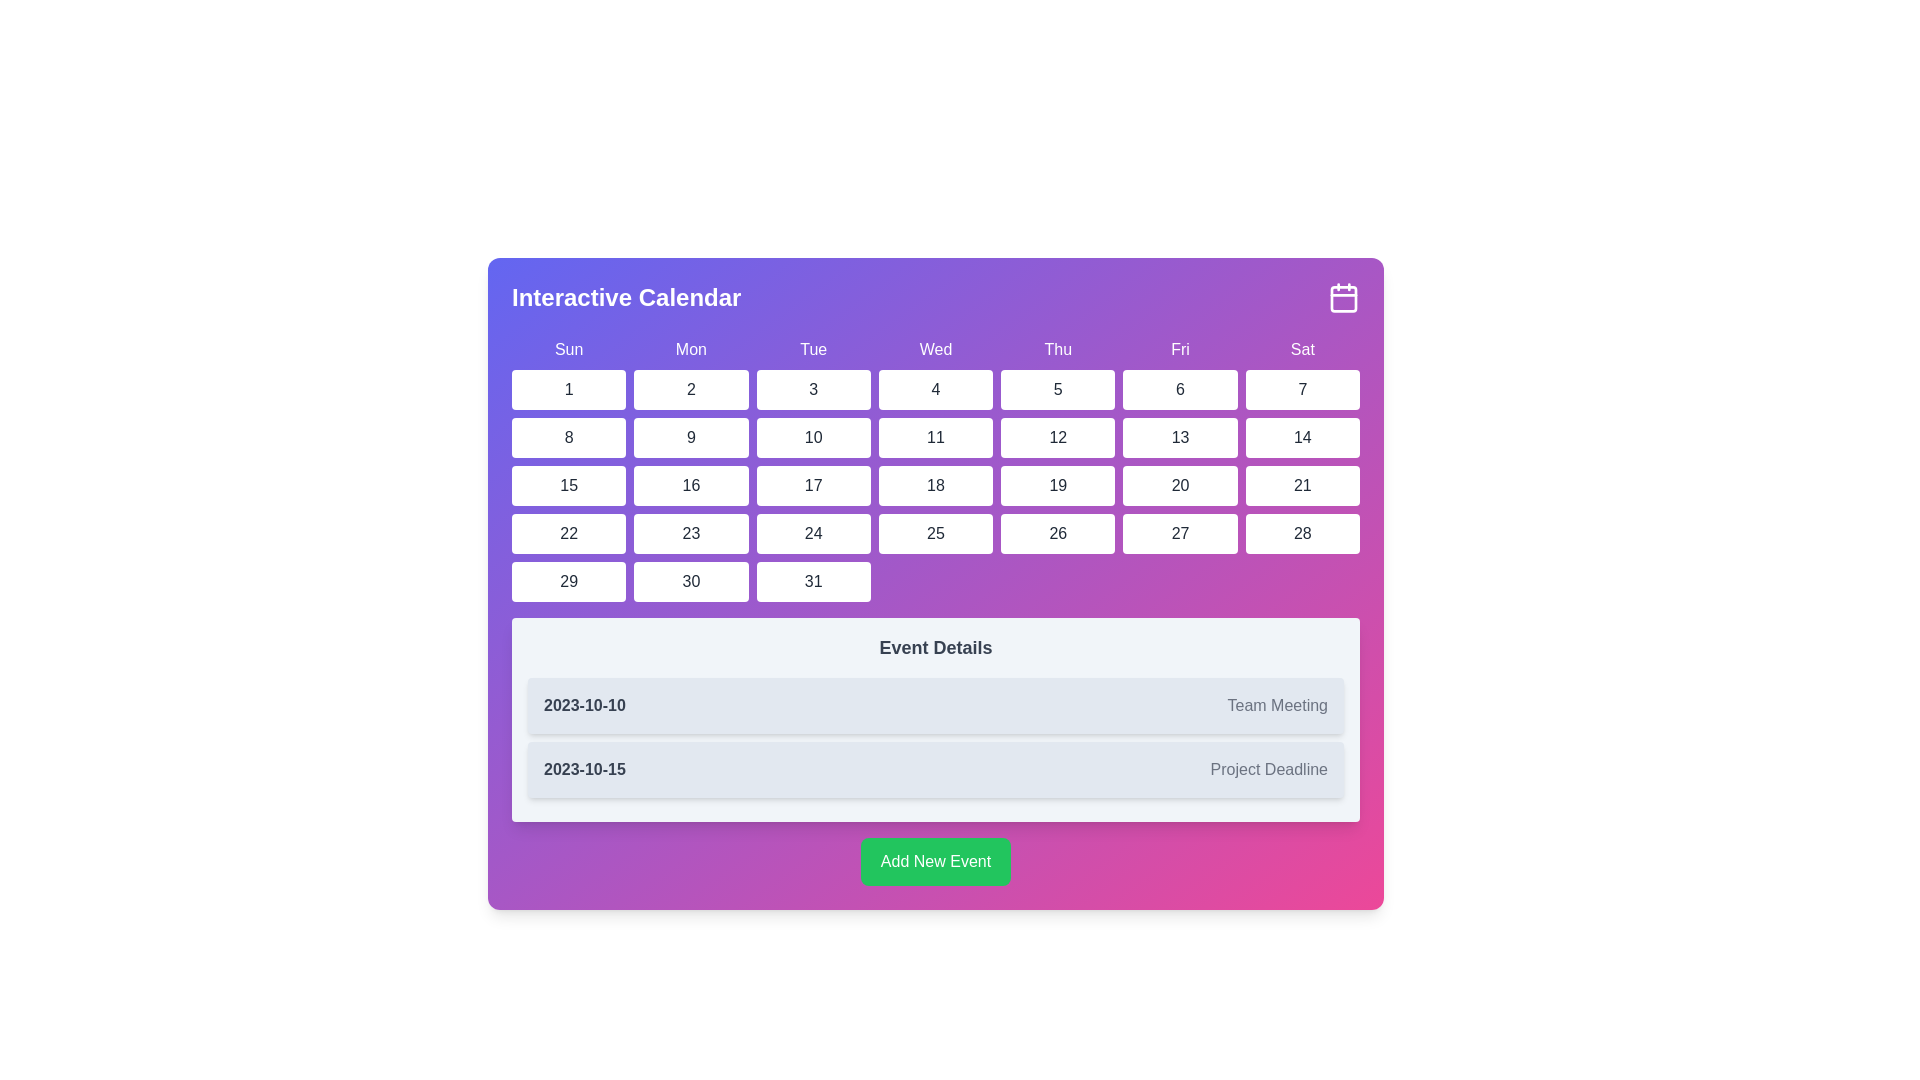  What do you see at coordinates (1180, 389) in the screenshot?
I see `the calendar day button representing '6' to trigger hover styles` at bounding box center [1180, 389].